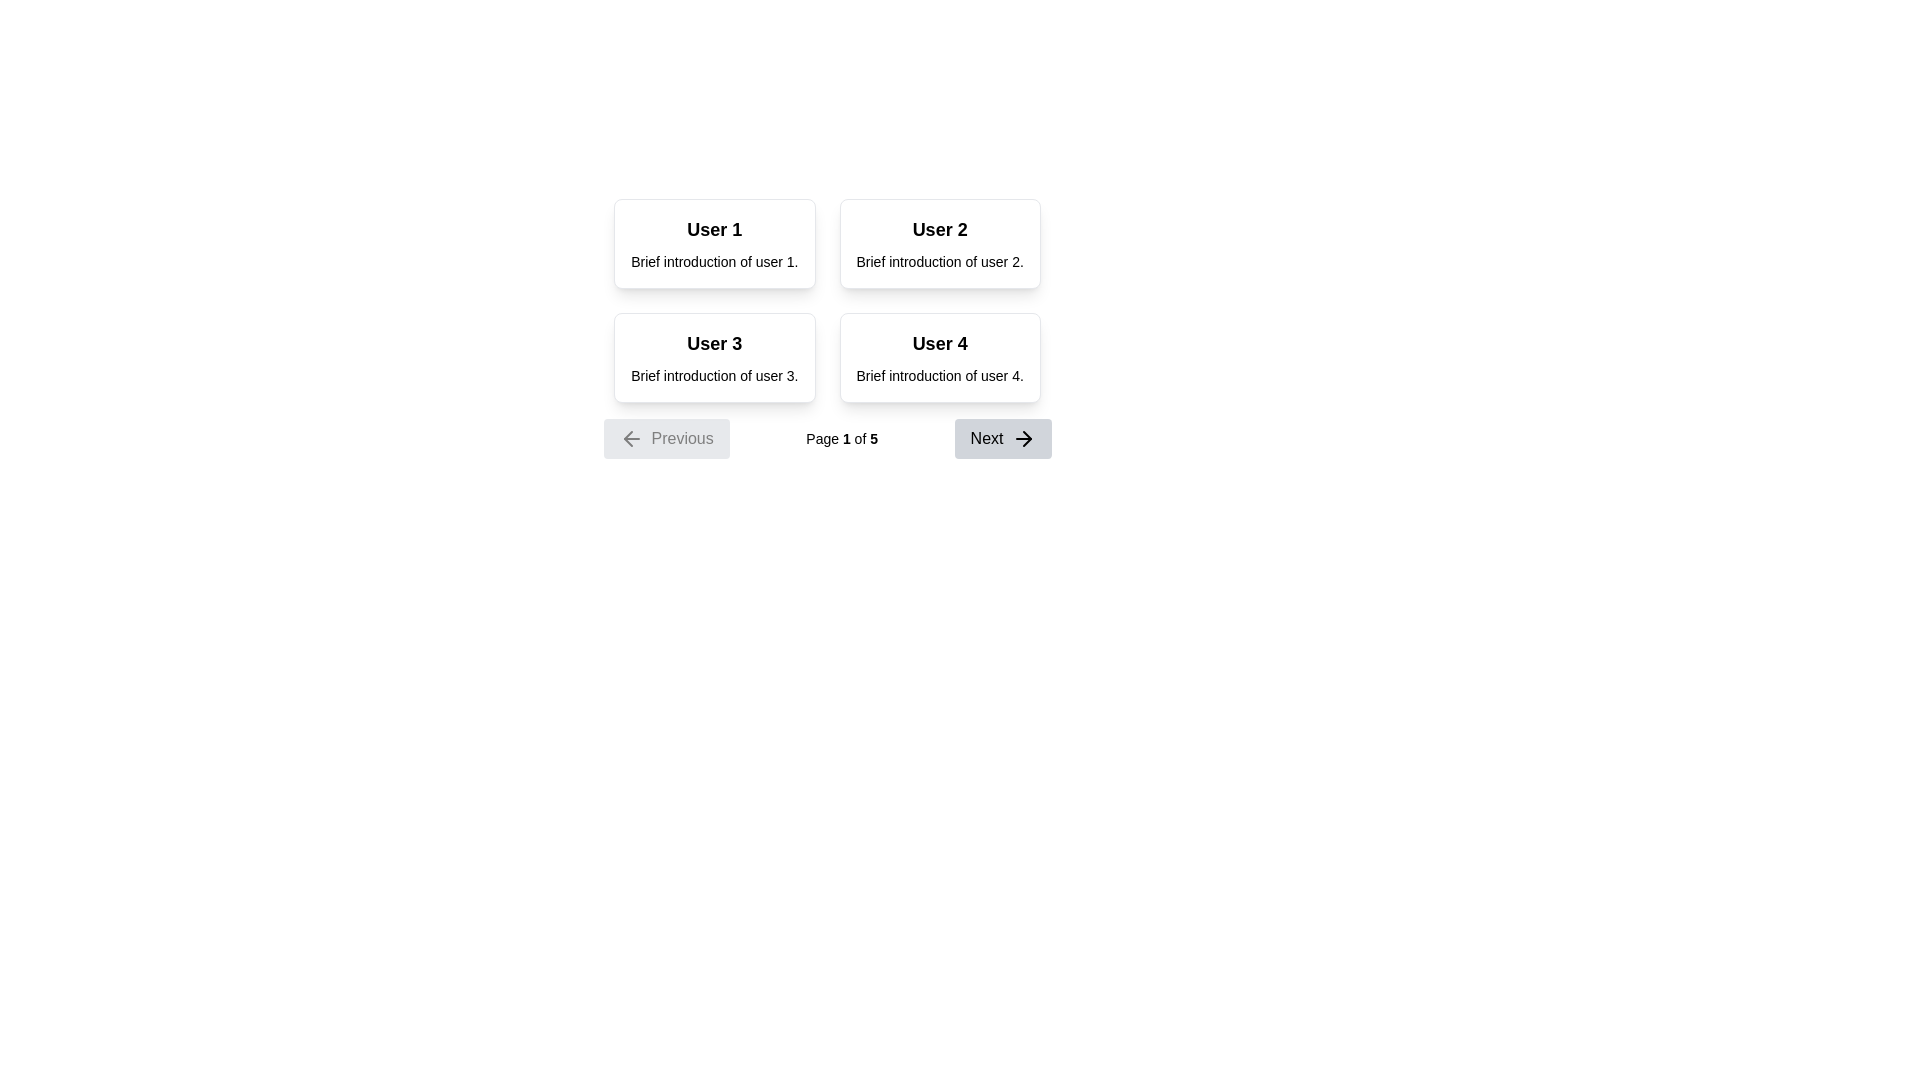 The width and height of the screenshot is (1920, 1080). I want to click on the second card component in the grid layout that displays 'User 2' and a brief introduction, so click(939, 242).